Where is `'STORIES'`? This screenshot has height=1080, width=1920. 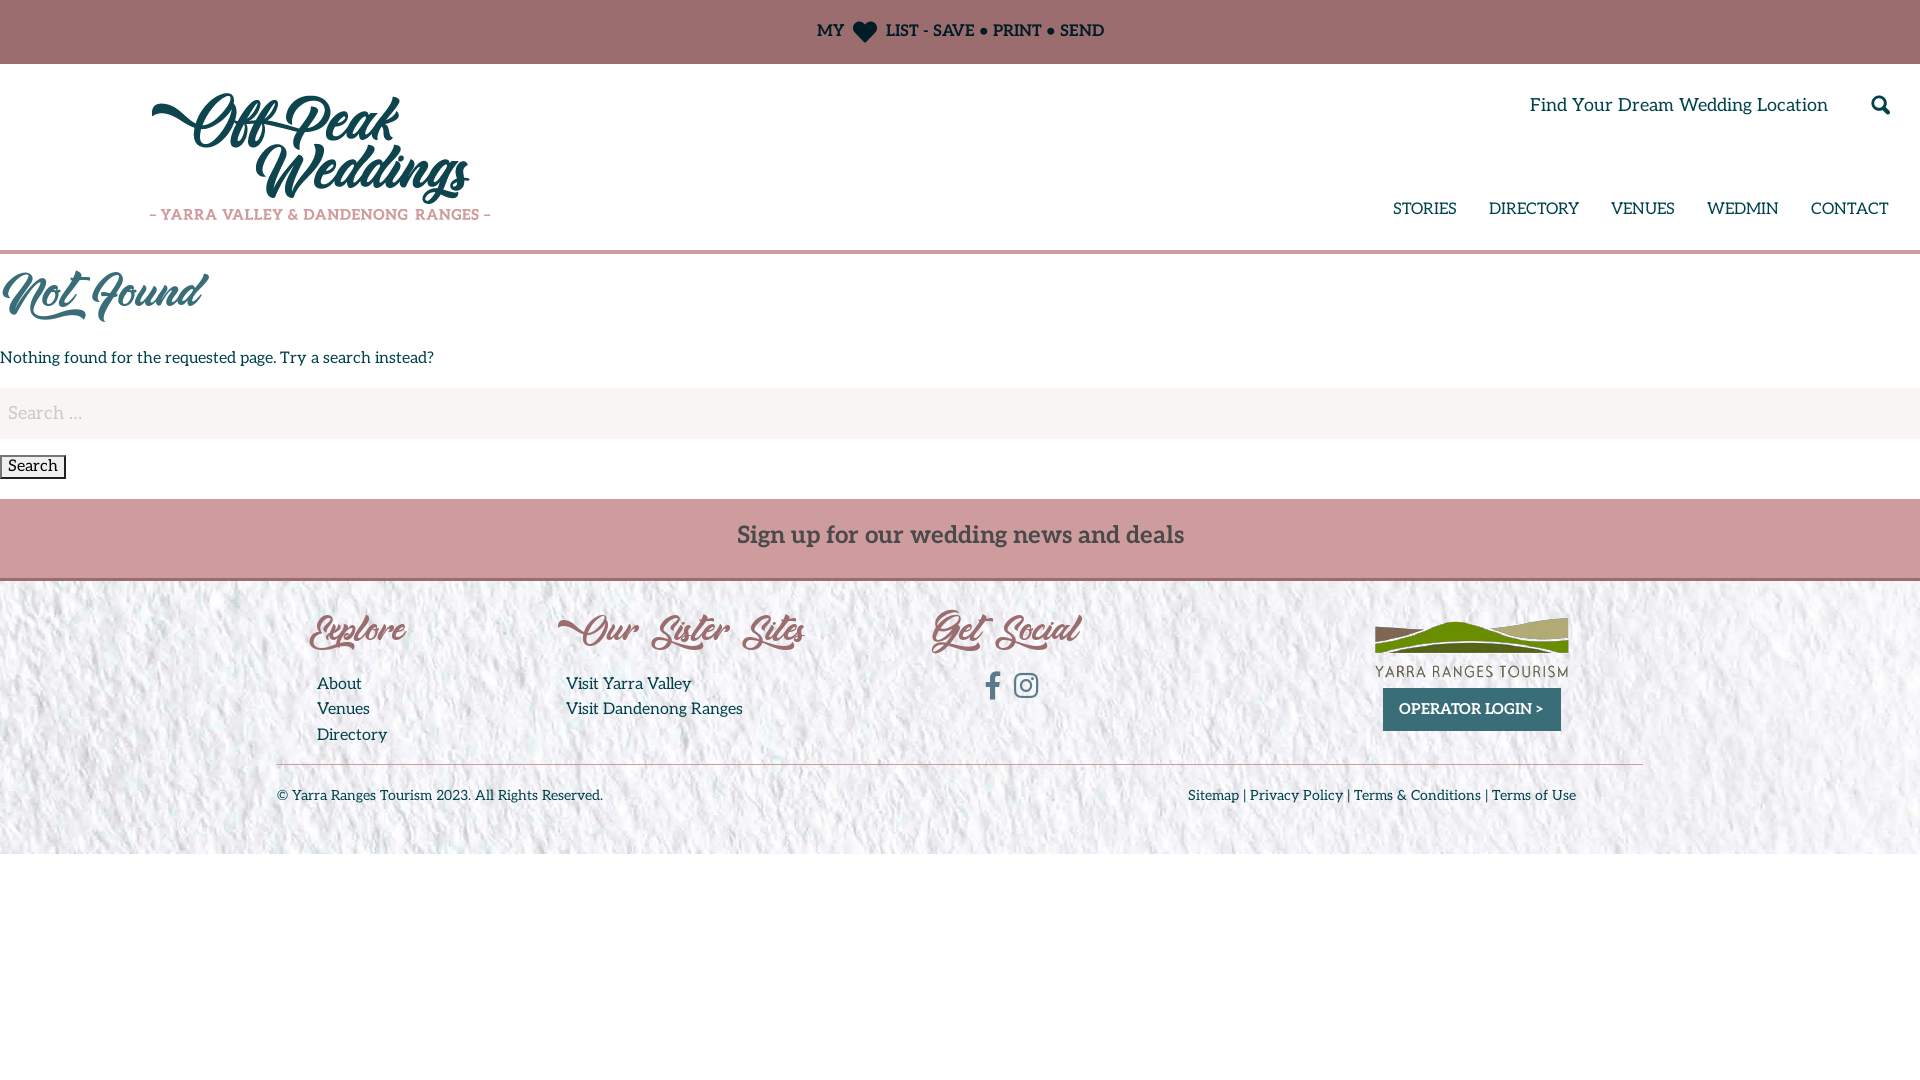 'STORIES' is located at coordinates (1424, 209).